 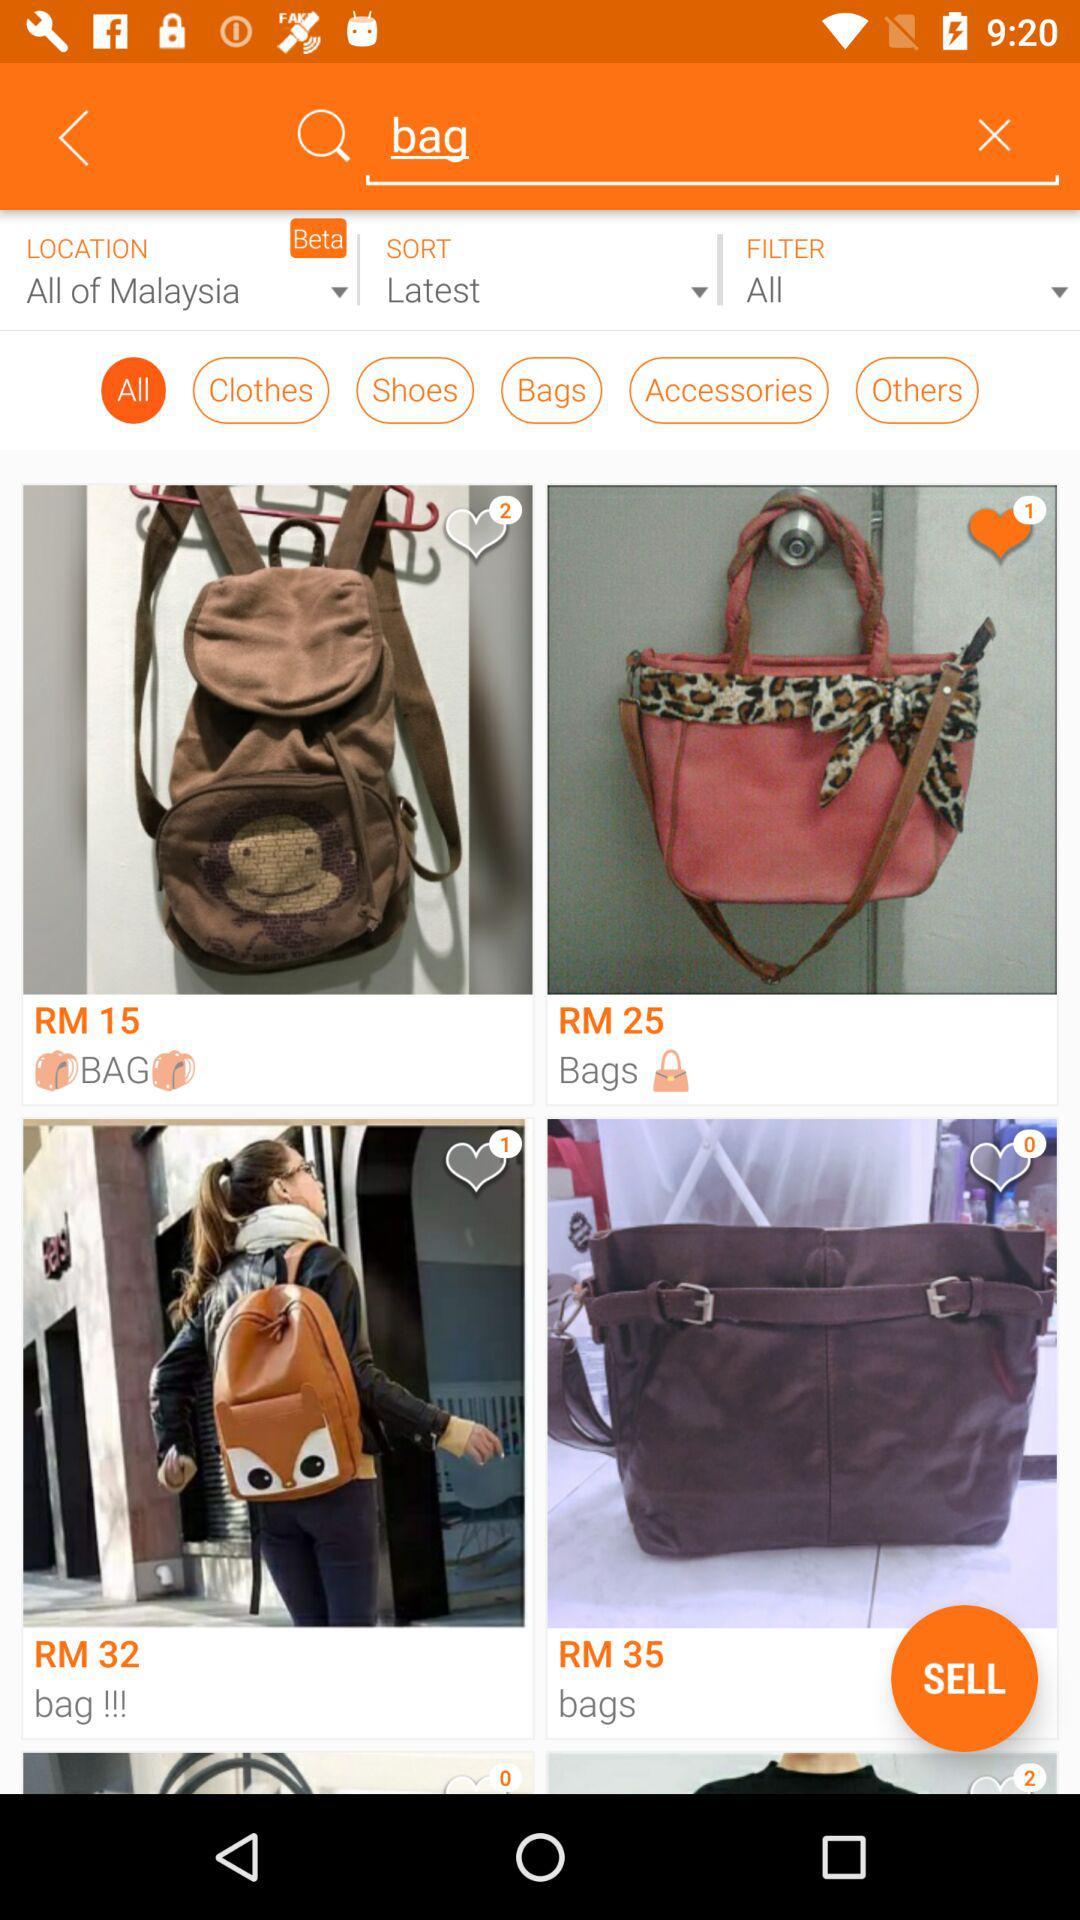 I want to click on to favorites, so click(x=474, y=537).